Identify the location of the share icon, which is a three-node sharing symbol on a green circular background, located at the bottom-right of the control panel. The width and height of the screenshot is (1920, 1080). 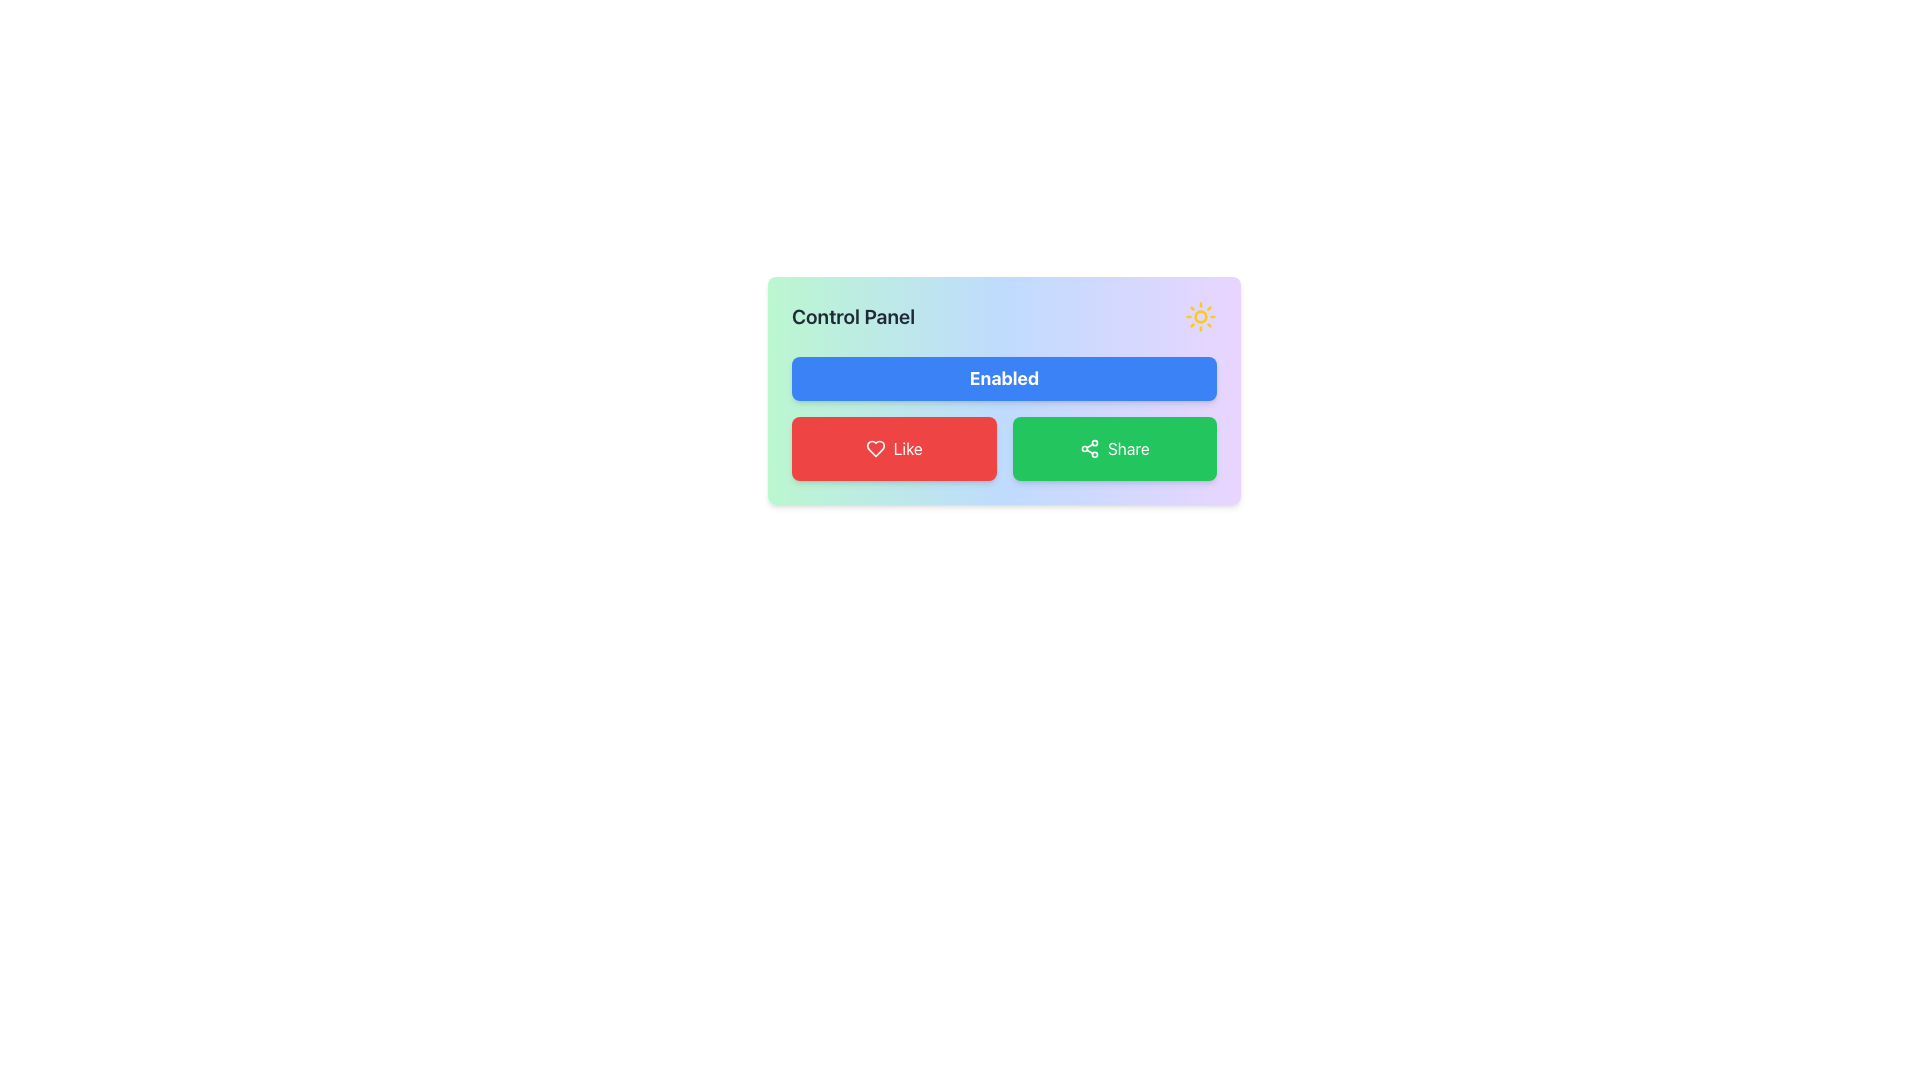
(1088, 447).